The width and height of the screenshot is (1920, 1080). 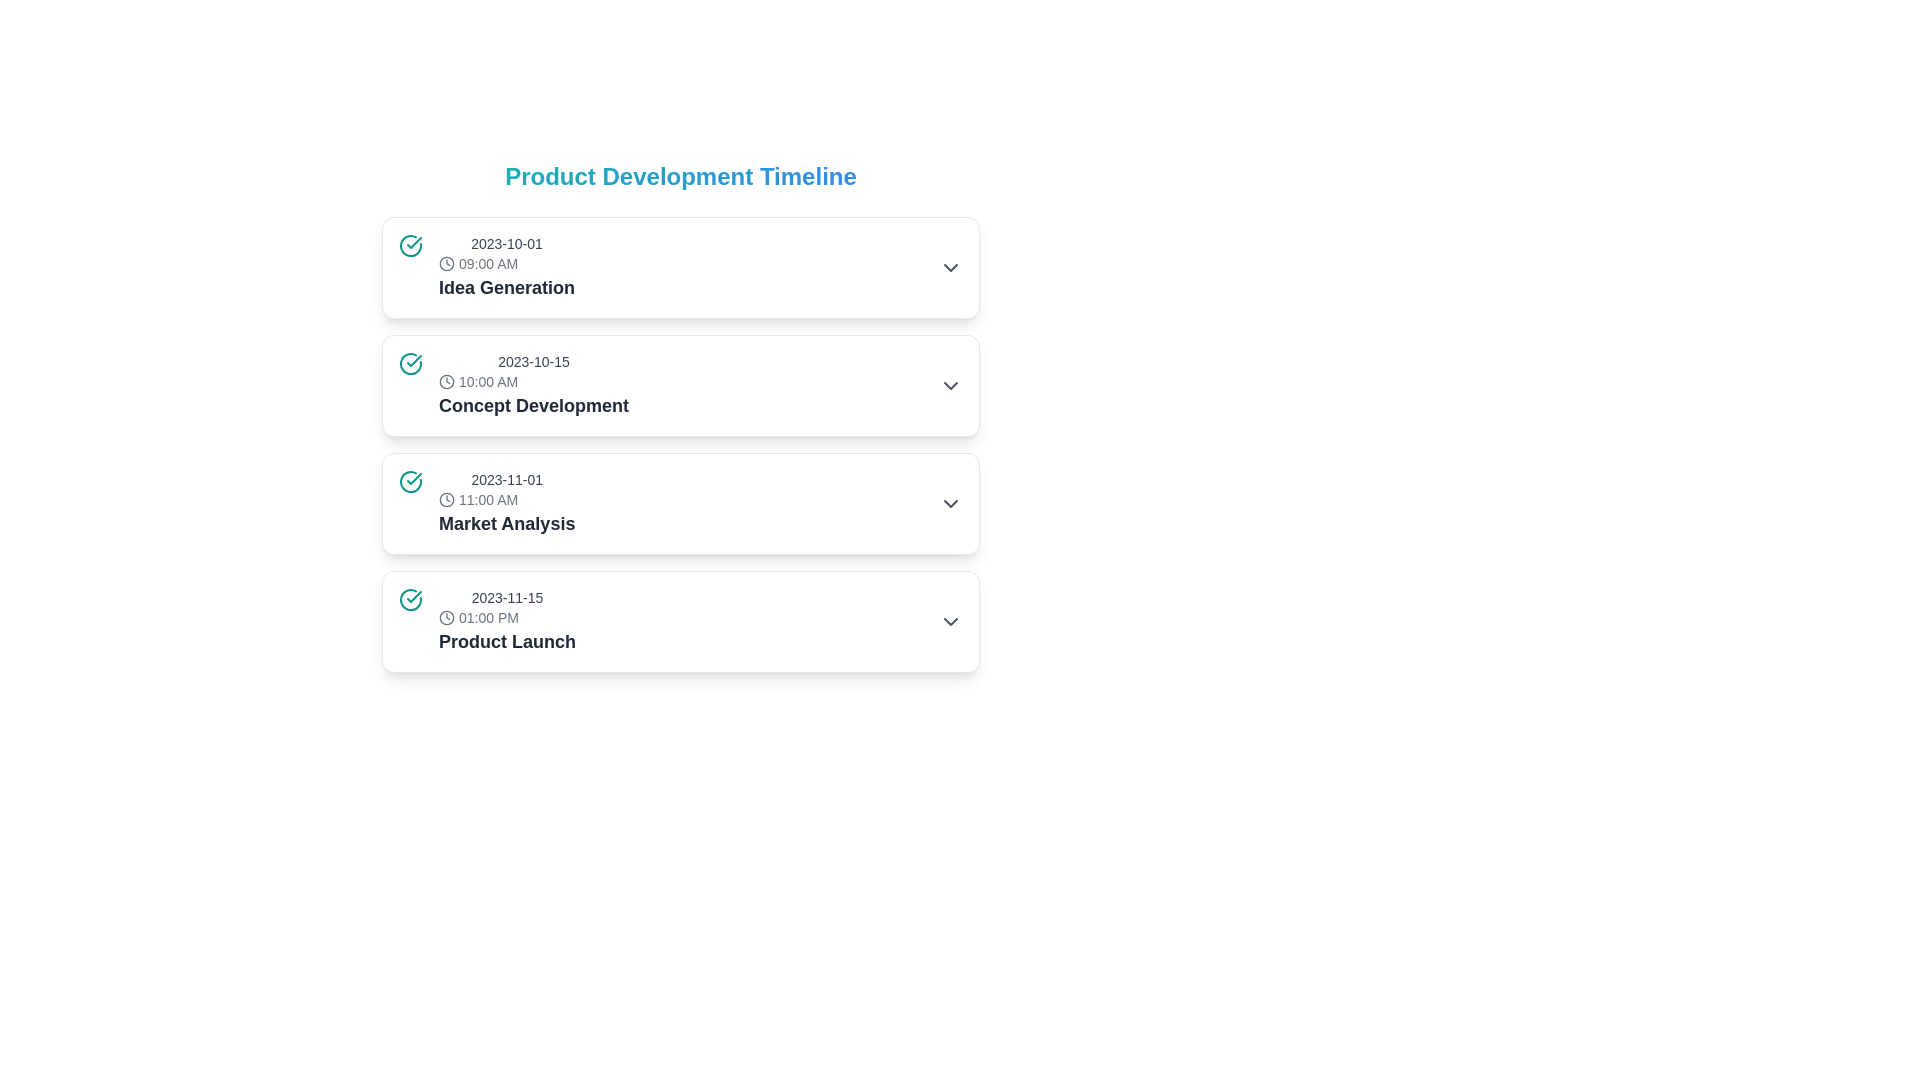 I want to click on the timestamp element displaying '10:00 AM' with a muted gray font, which is part of the 'Concept Development' entry in the event list, so click(x=533, y=381).